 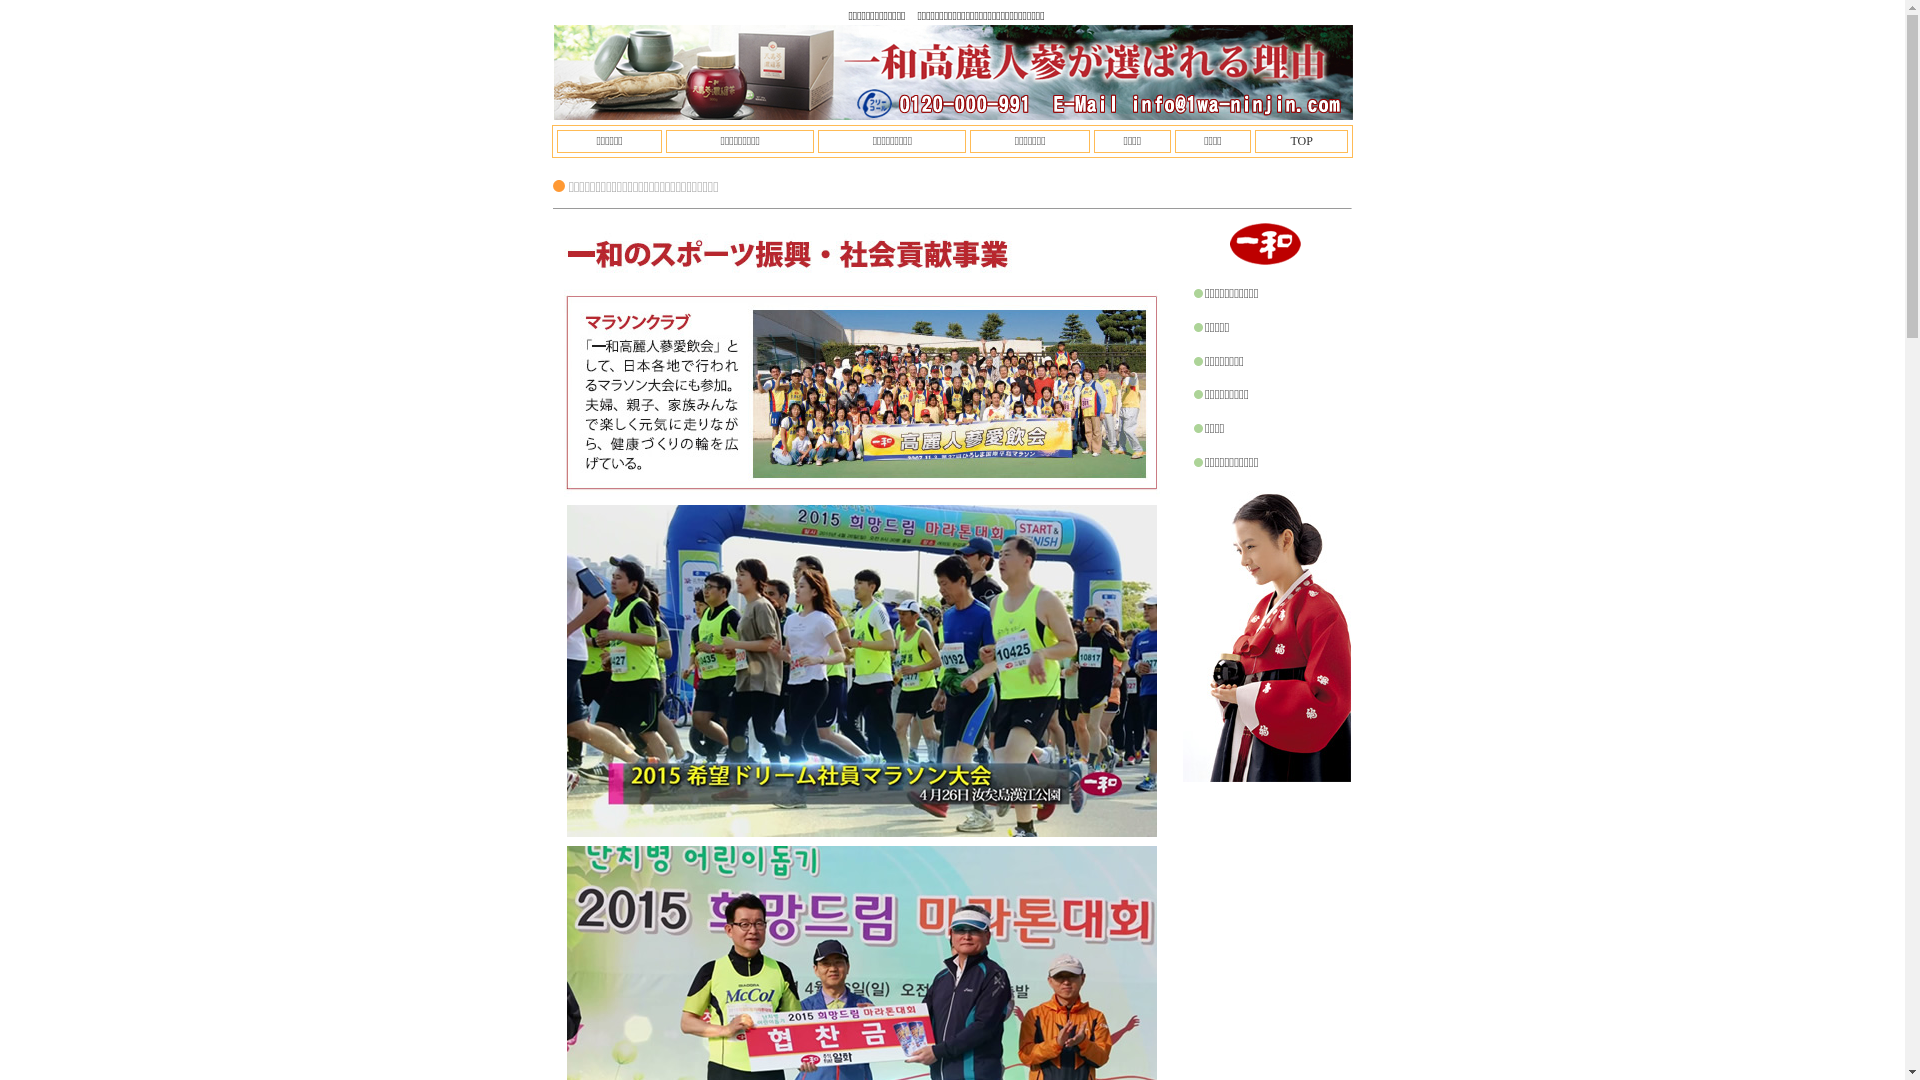 What do you see at coordinates (1300, 140) in the screenshot?
I see `'TOP'` at bounding box center [1300, 140].